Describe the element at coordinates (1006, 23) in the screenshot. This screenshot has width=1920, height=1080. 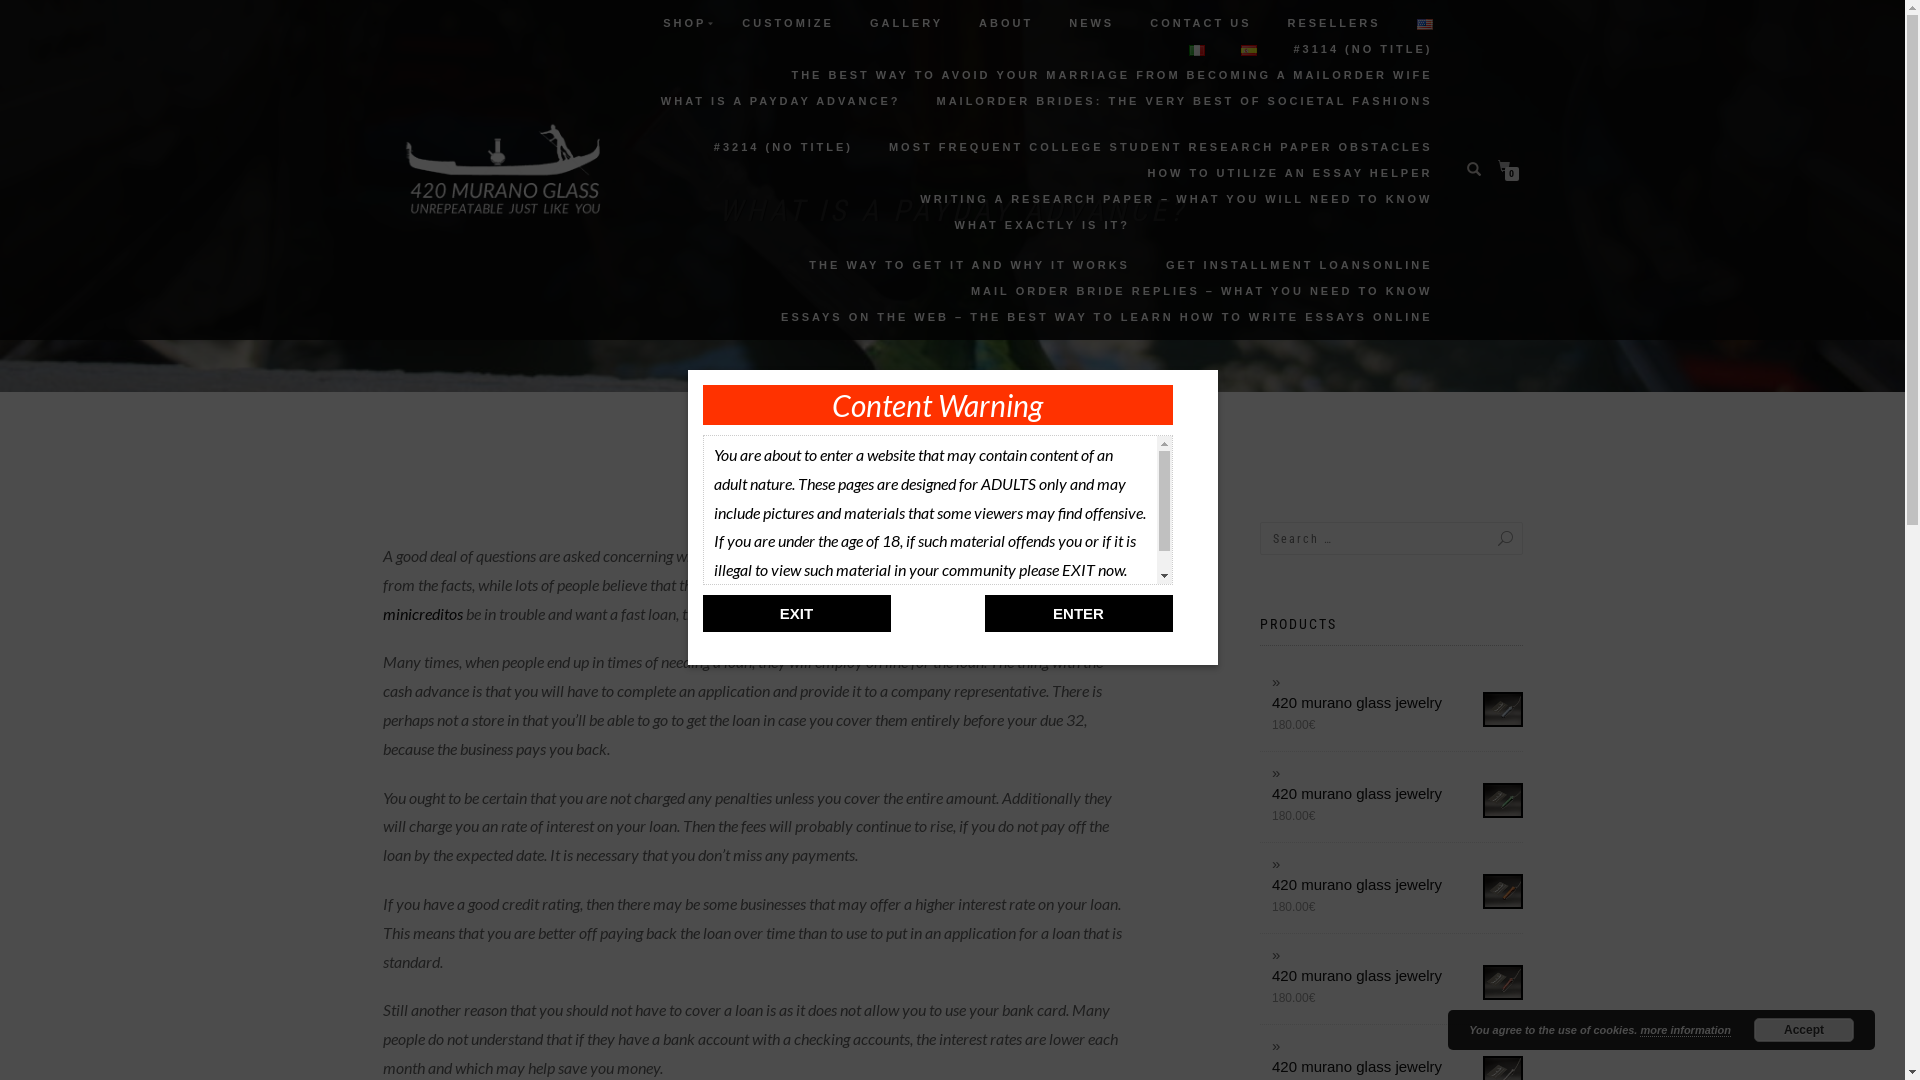
I see `'ABOUT'` at that location.